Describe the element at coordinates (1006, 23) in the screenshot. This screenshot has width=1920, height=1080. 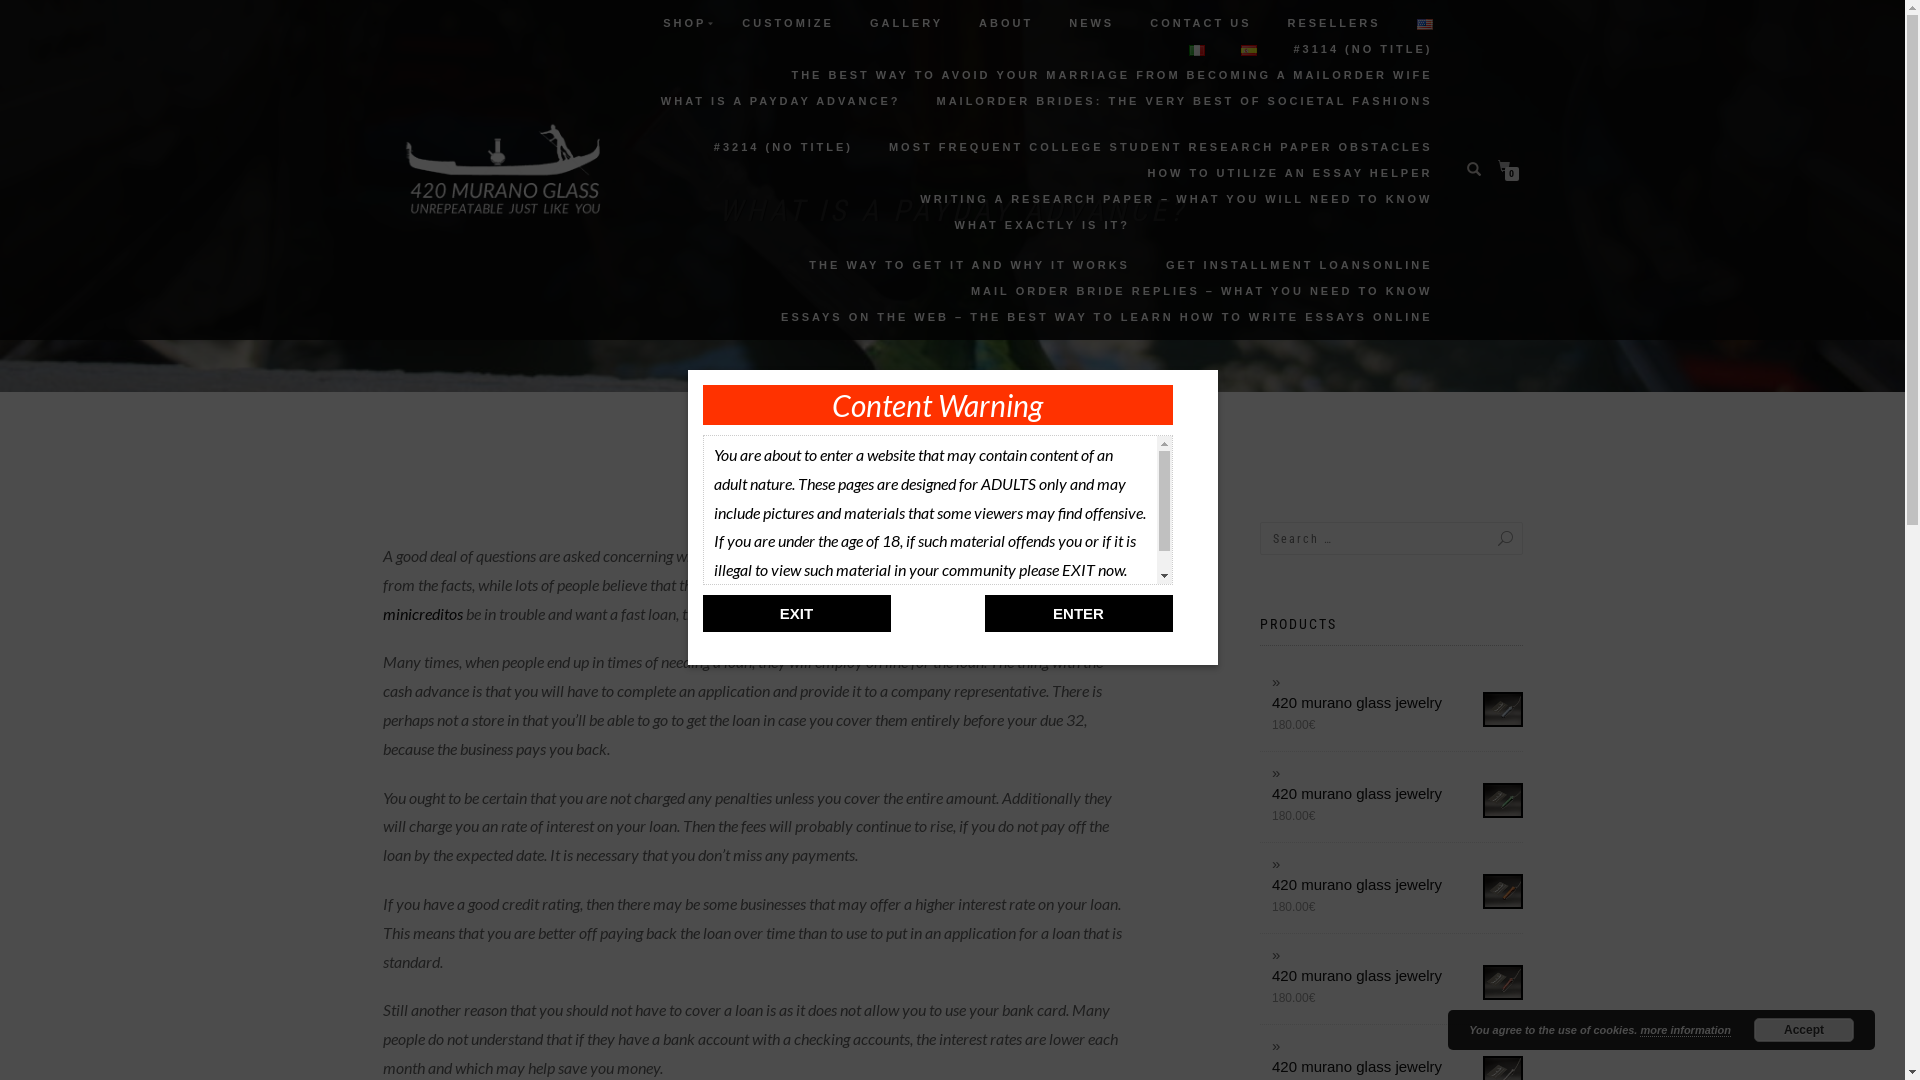
I see `'ABOUT'` at that location.